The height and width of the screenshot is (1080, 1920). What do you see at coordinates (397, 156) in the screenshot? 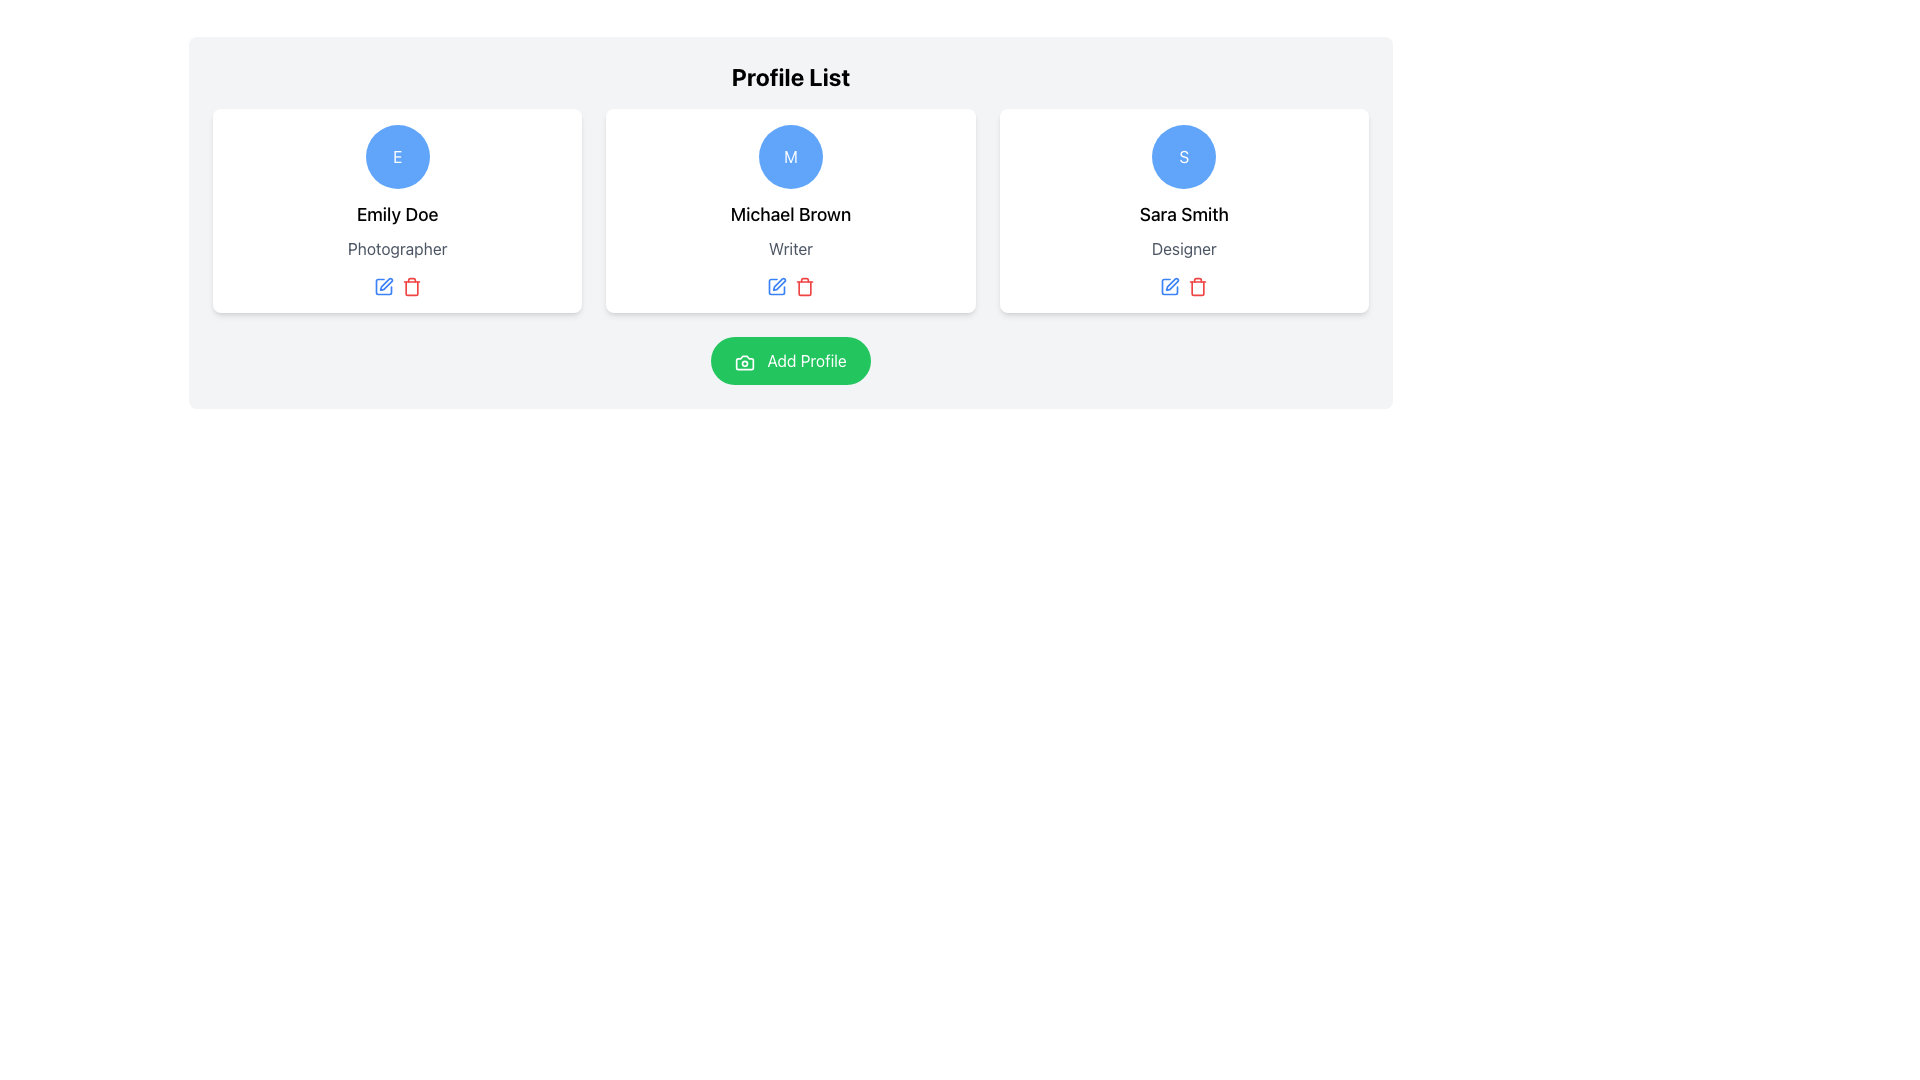
I see `the circular avatar with a blue background and the letter 'E' in white, located at the topmost position of Emily Doe's profile card` at bounding box center [397, 156].